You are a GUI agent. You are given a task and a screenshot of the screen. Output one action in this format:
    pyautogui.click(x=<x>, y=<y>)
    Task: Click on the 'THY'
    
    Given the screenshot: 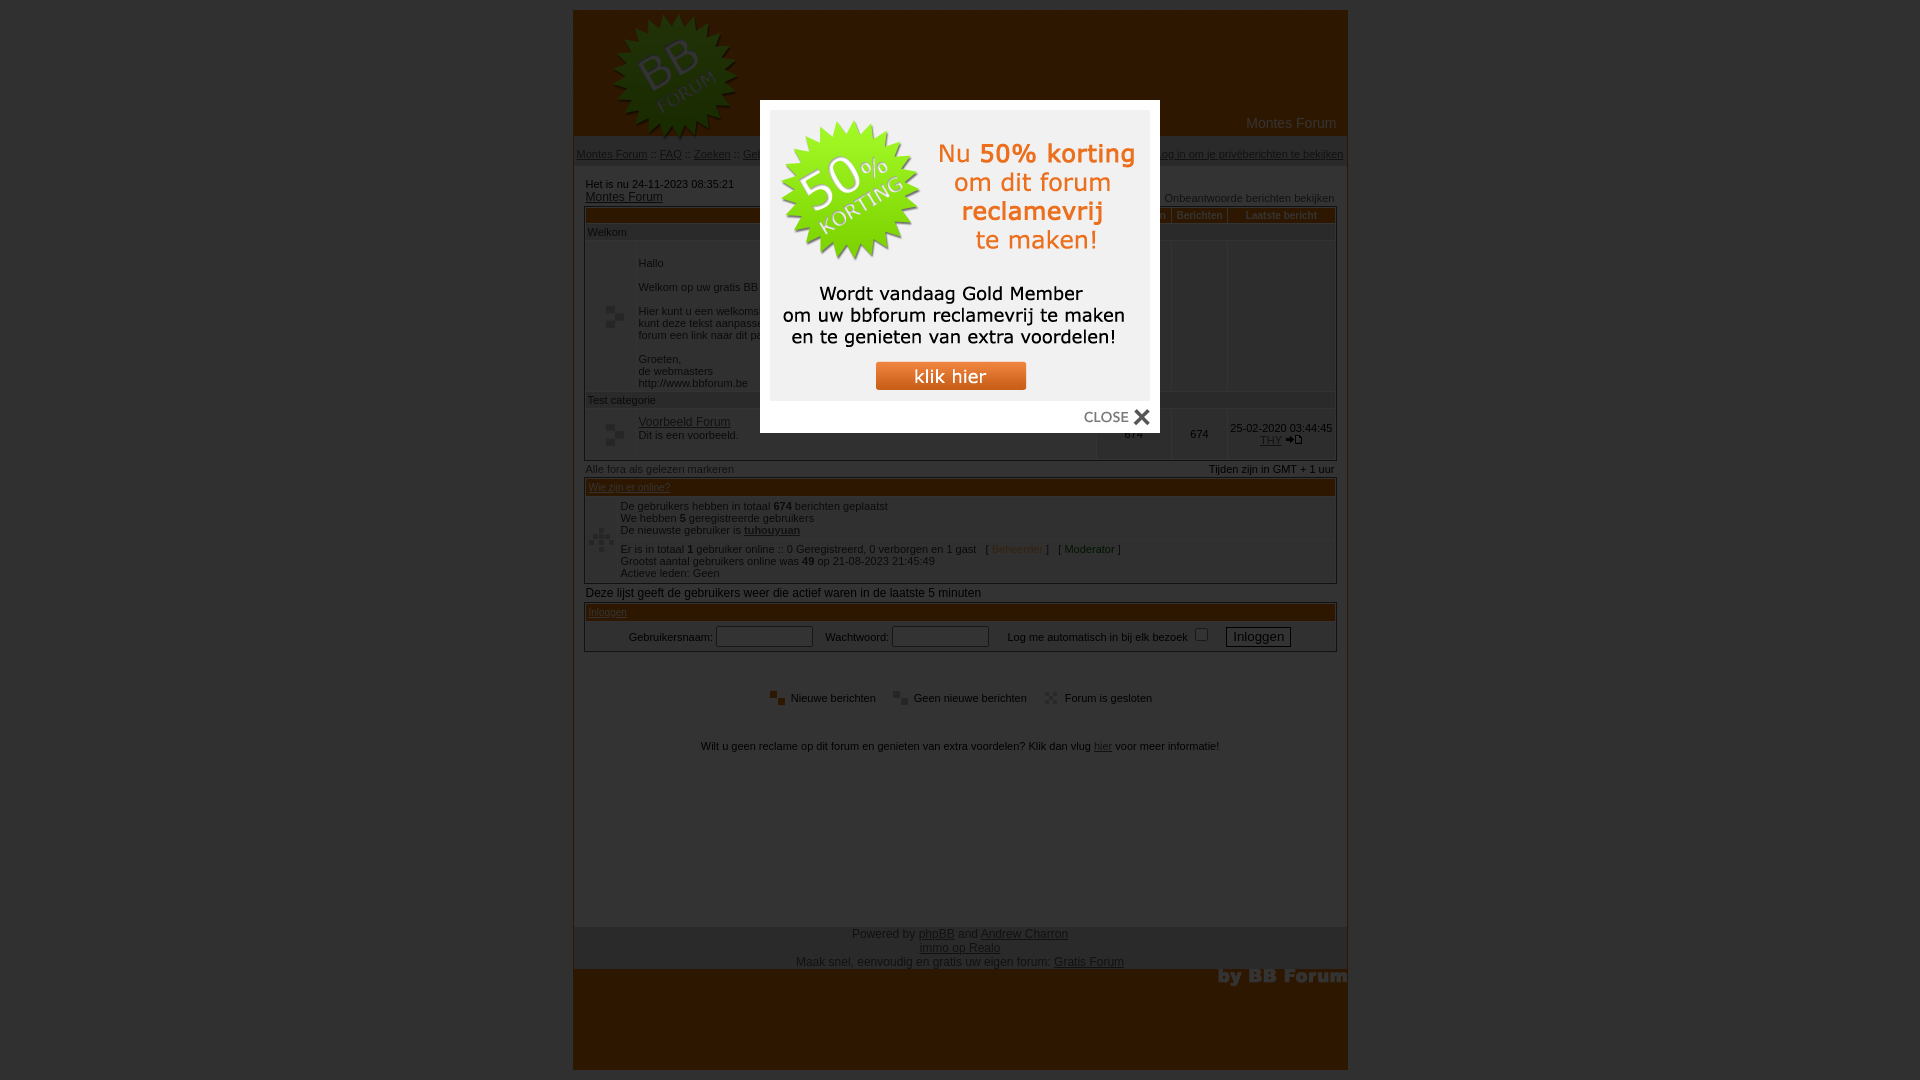 What is the action you would take?
    pyautogui.click(x=1270, y=438)
    